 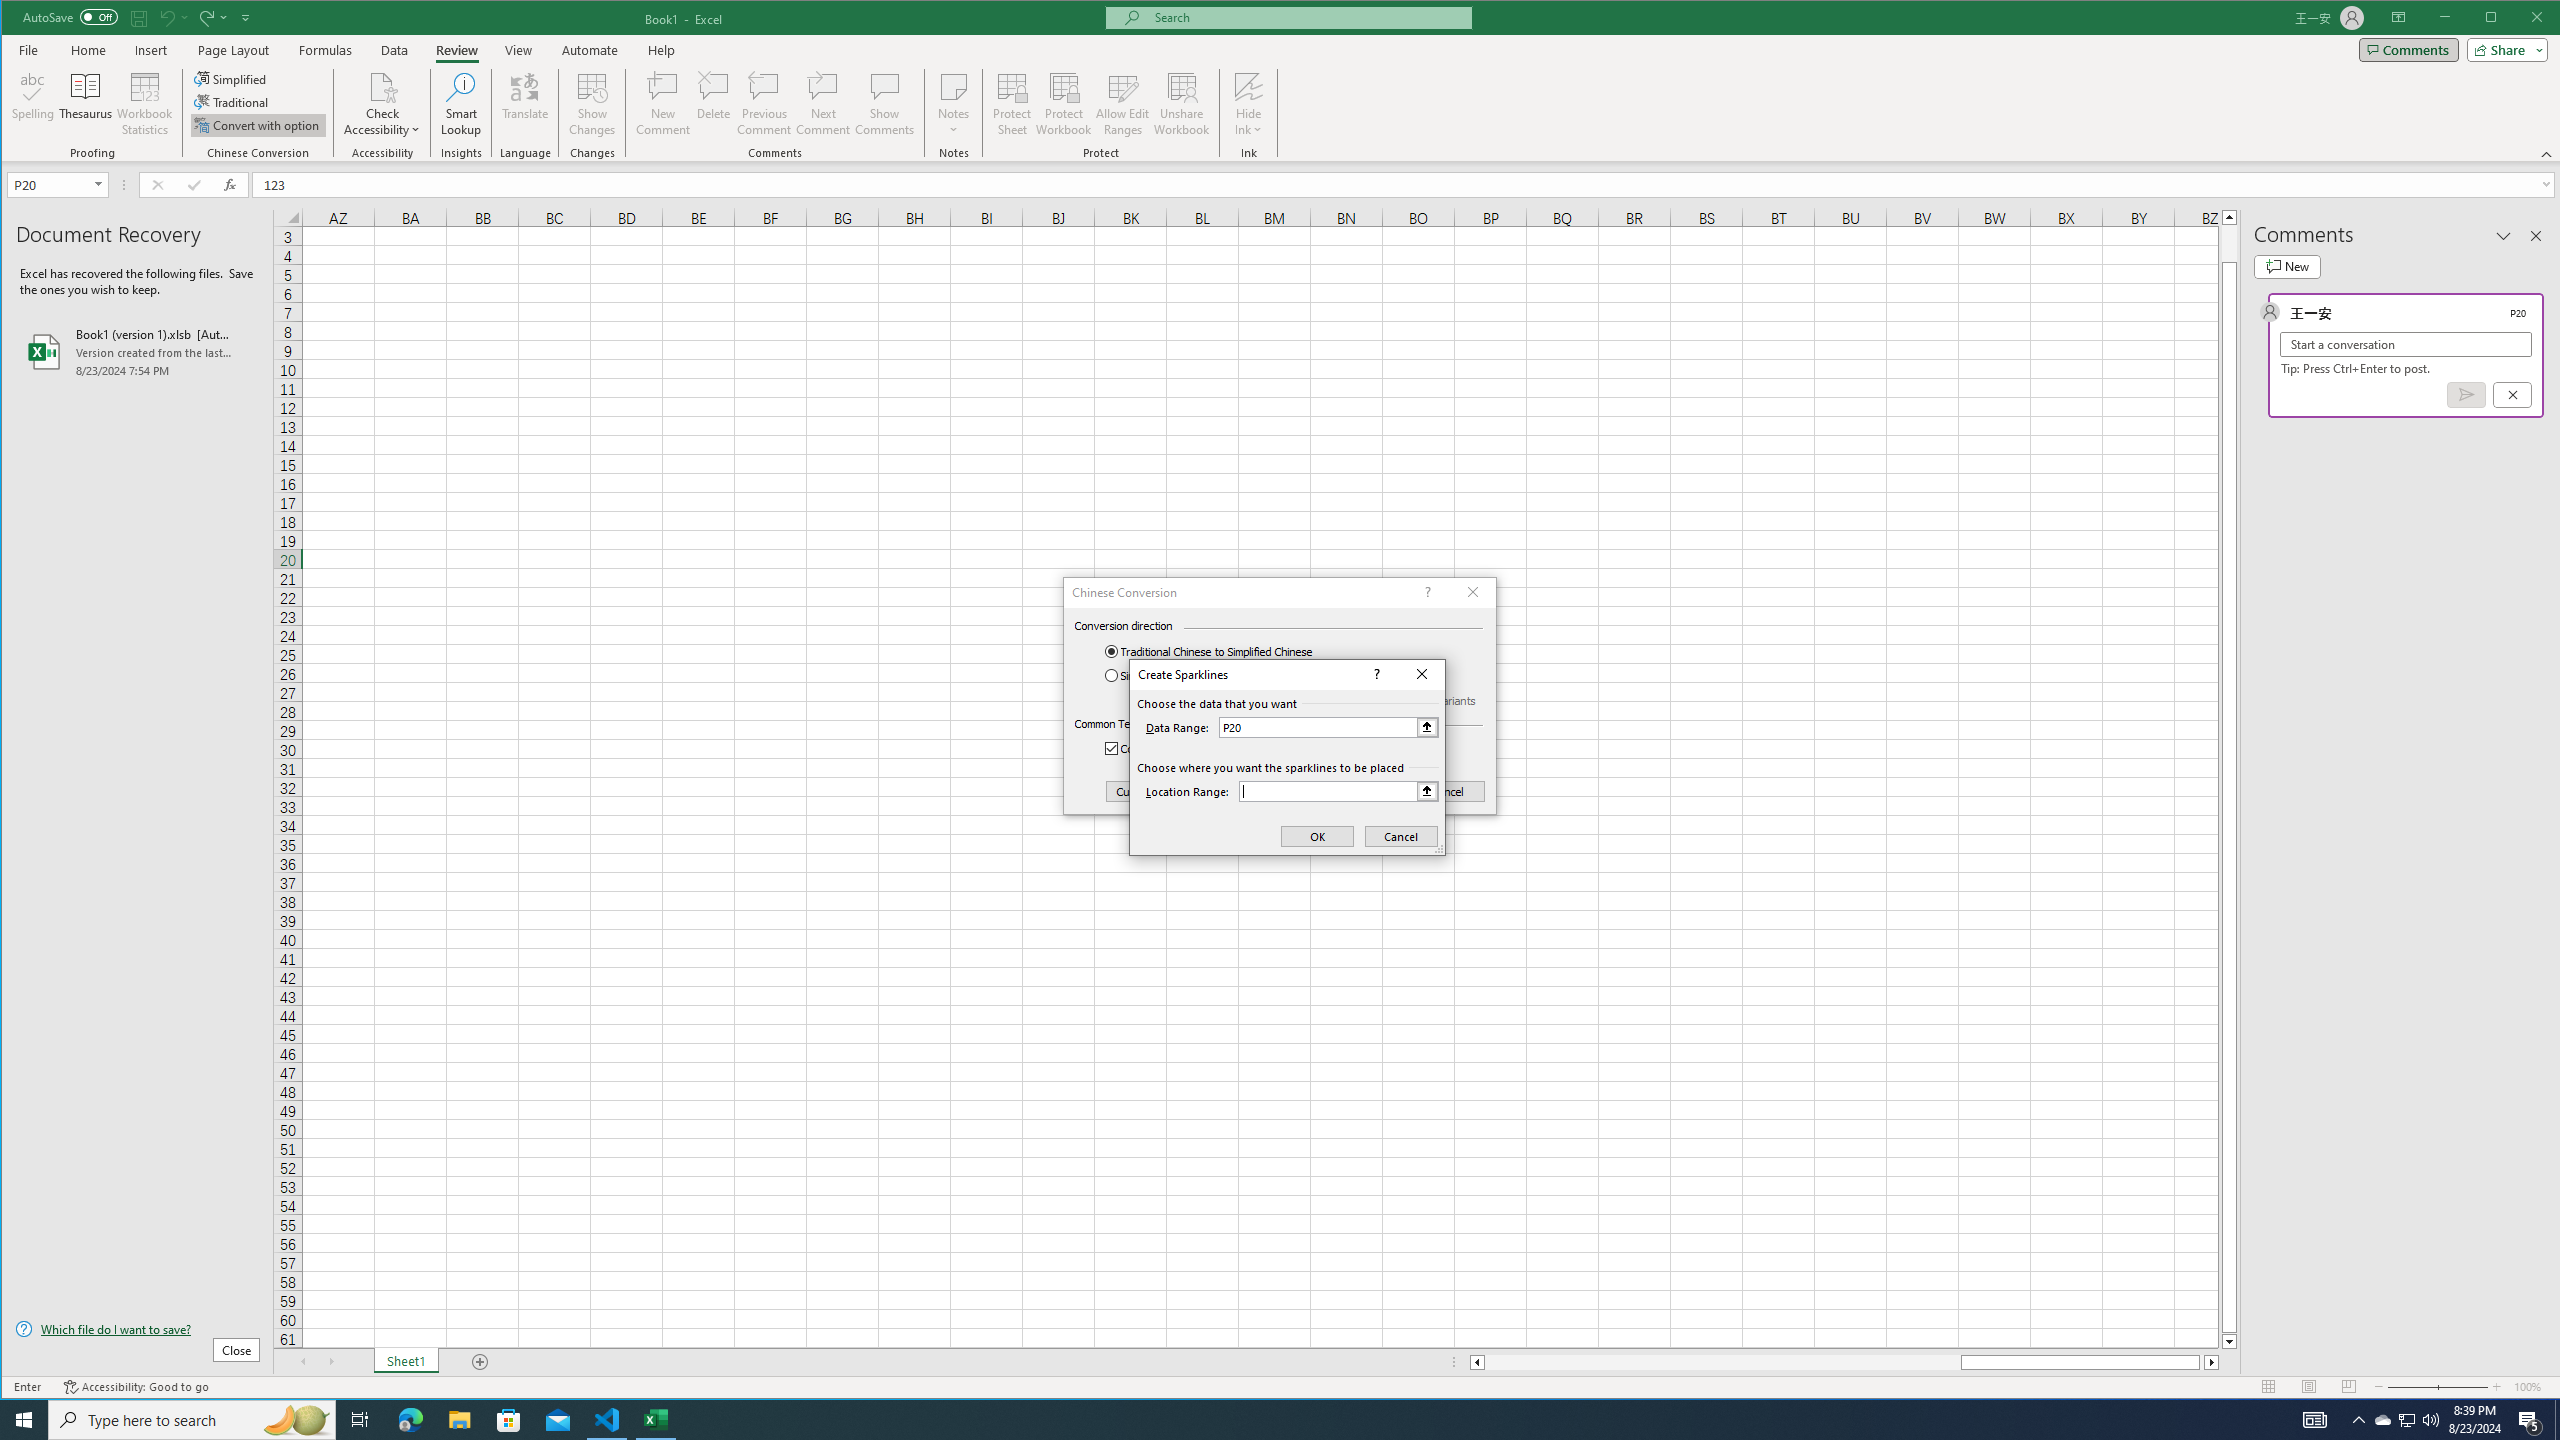 I want to click on 'Spelling...', so click(x=32, y=103).